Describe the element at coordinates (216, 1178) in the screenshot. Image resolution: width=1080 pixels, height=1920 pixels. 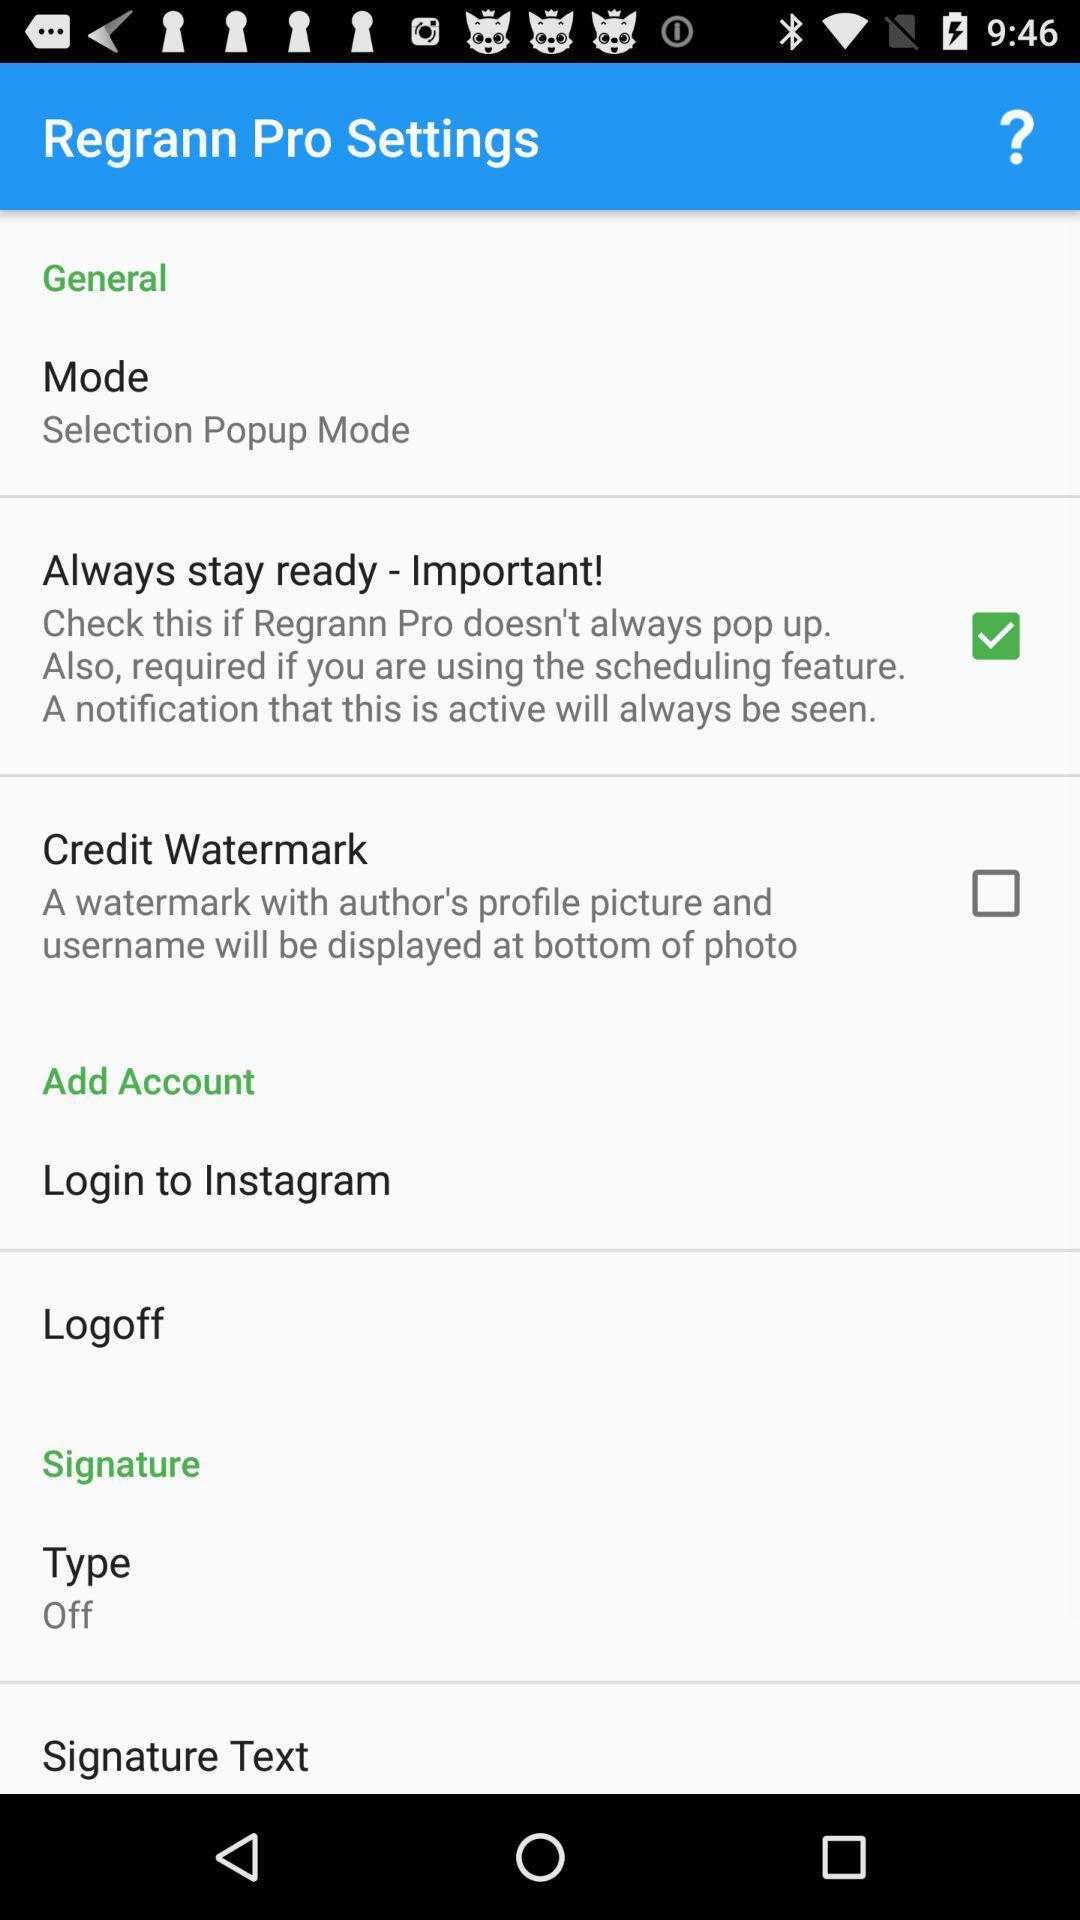
I see `icon above the logoff item` at that location.